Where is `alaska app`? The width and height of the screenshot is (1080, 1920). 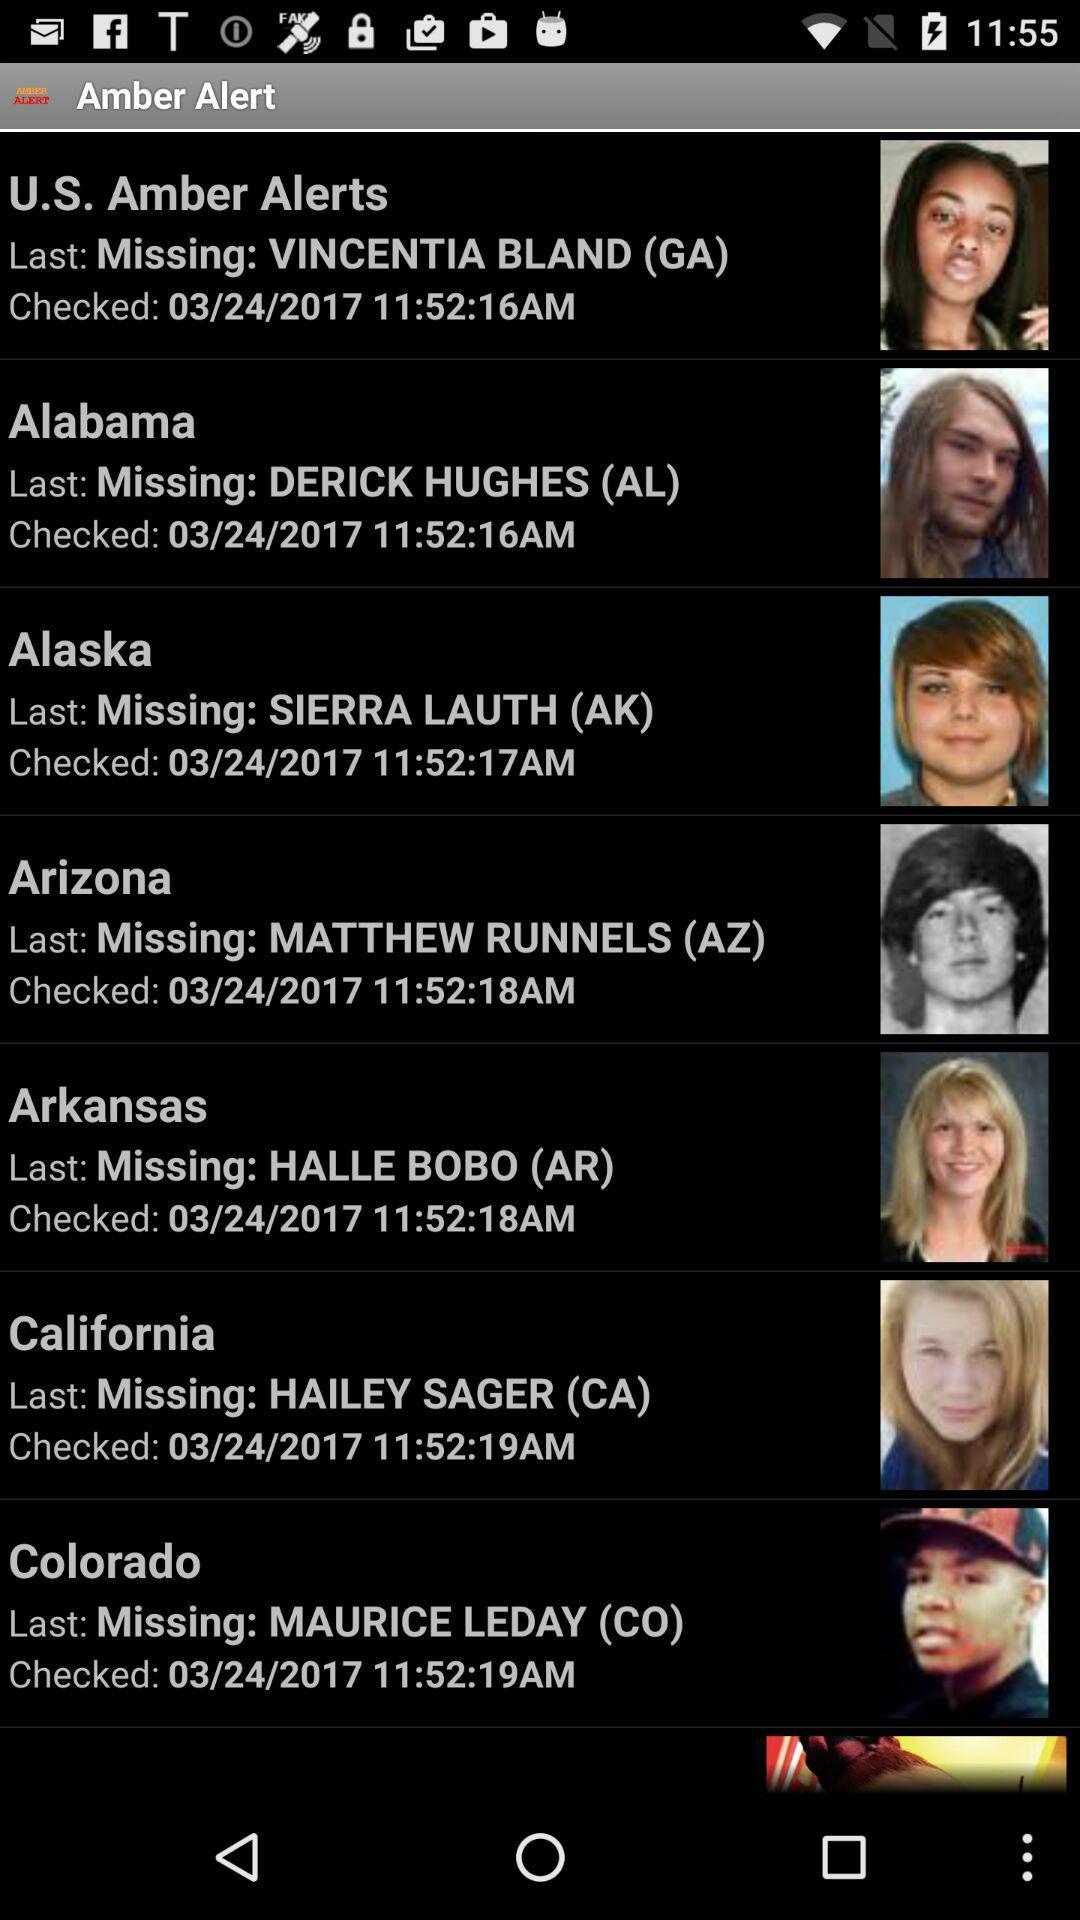
alaska app is located at coordinates (434, 647).